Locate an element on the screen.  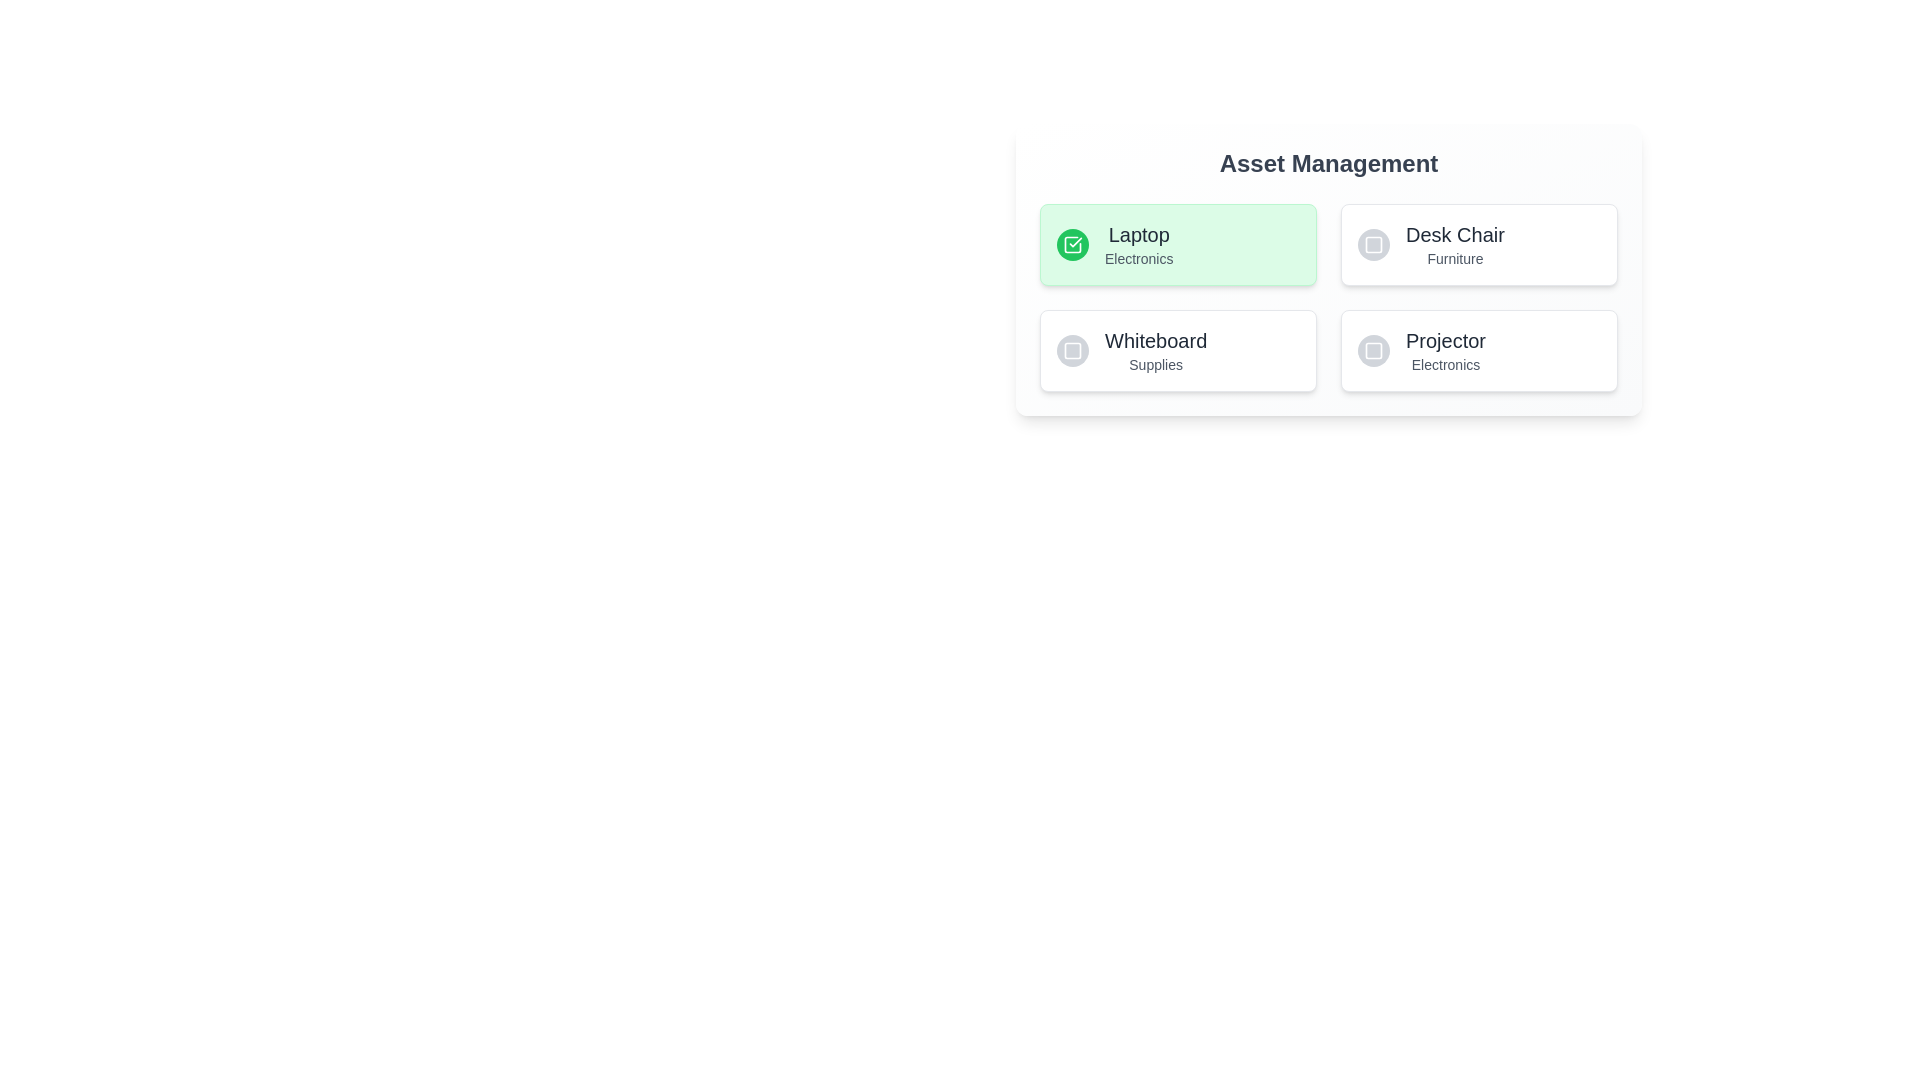
the asset item identified by Desk Chair is located at coordinates (1479, 244).